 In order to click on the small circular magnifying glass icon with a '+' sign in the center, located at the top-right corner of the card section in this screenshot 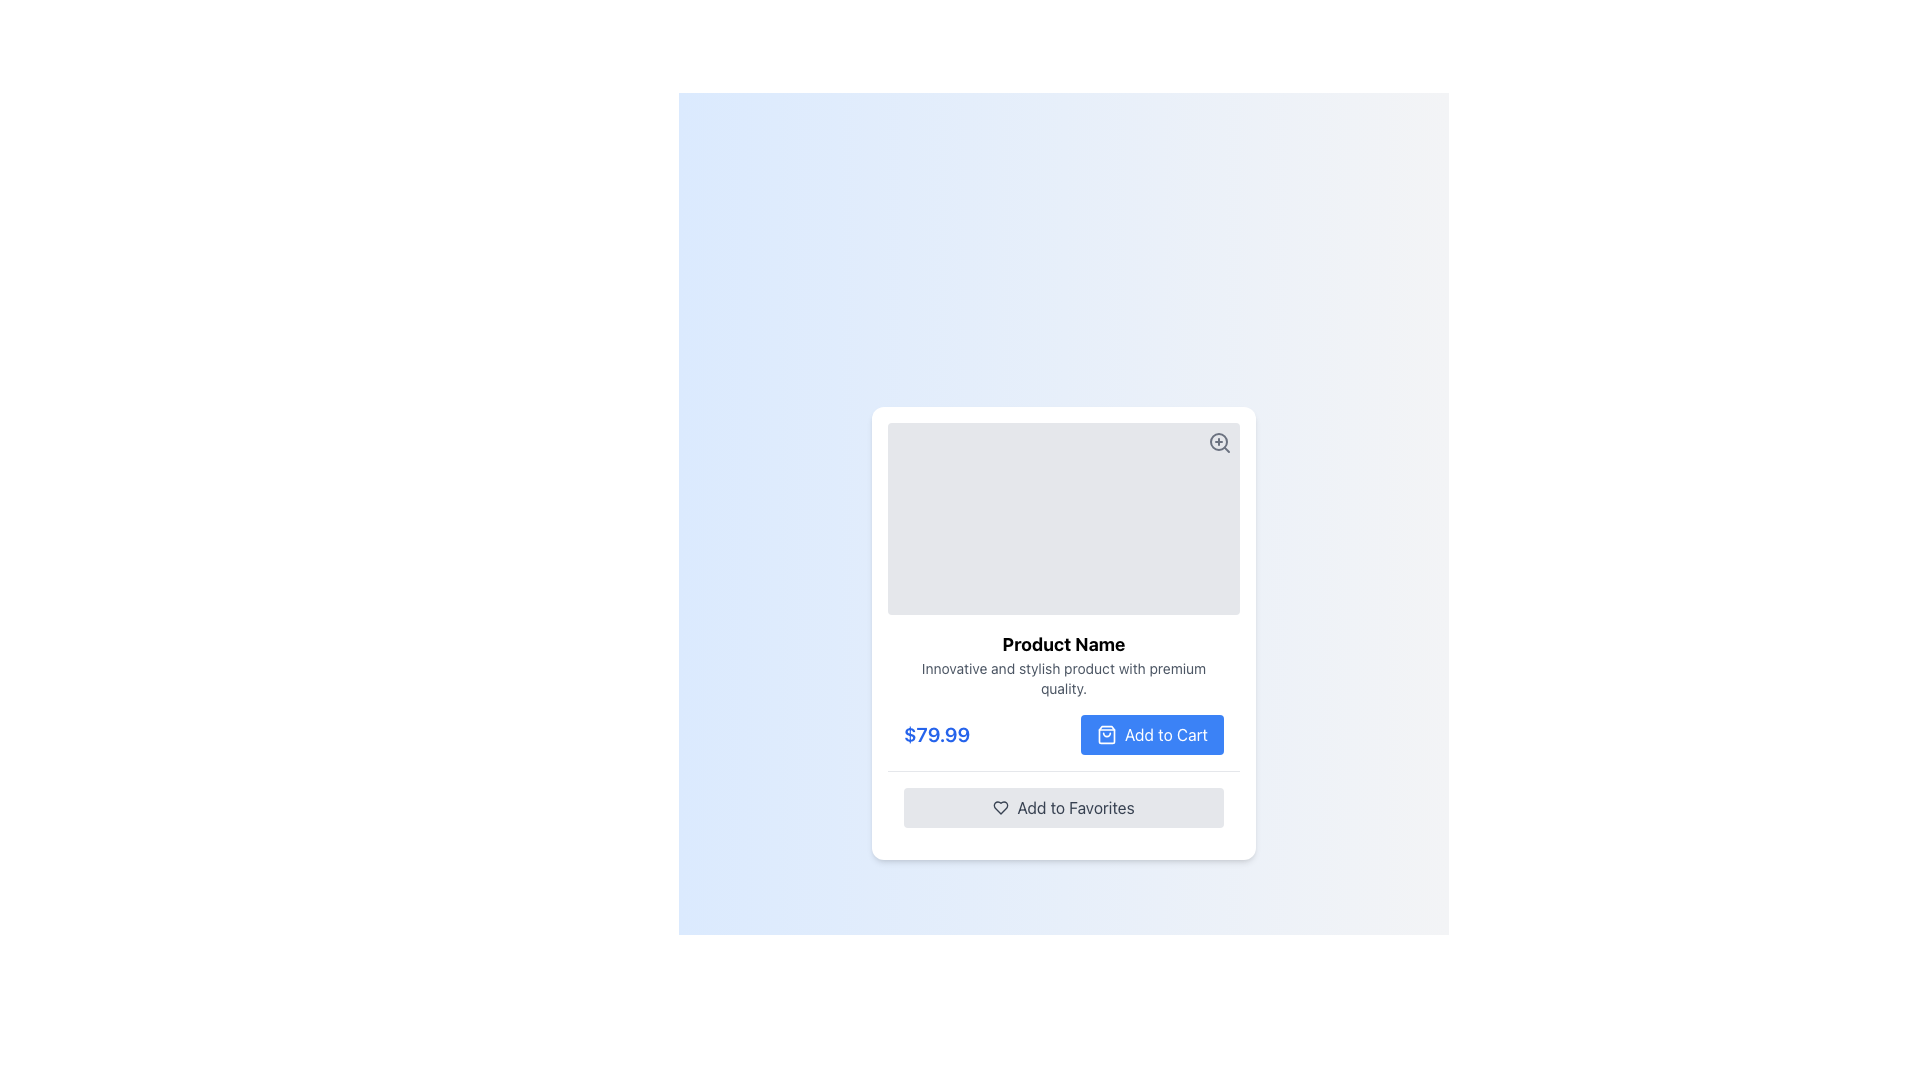, I will do `click(1218, 441)`.